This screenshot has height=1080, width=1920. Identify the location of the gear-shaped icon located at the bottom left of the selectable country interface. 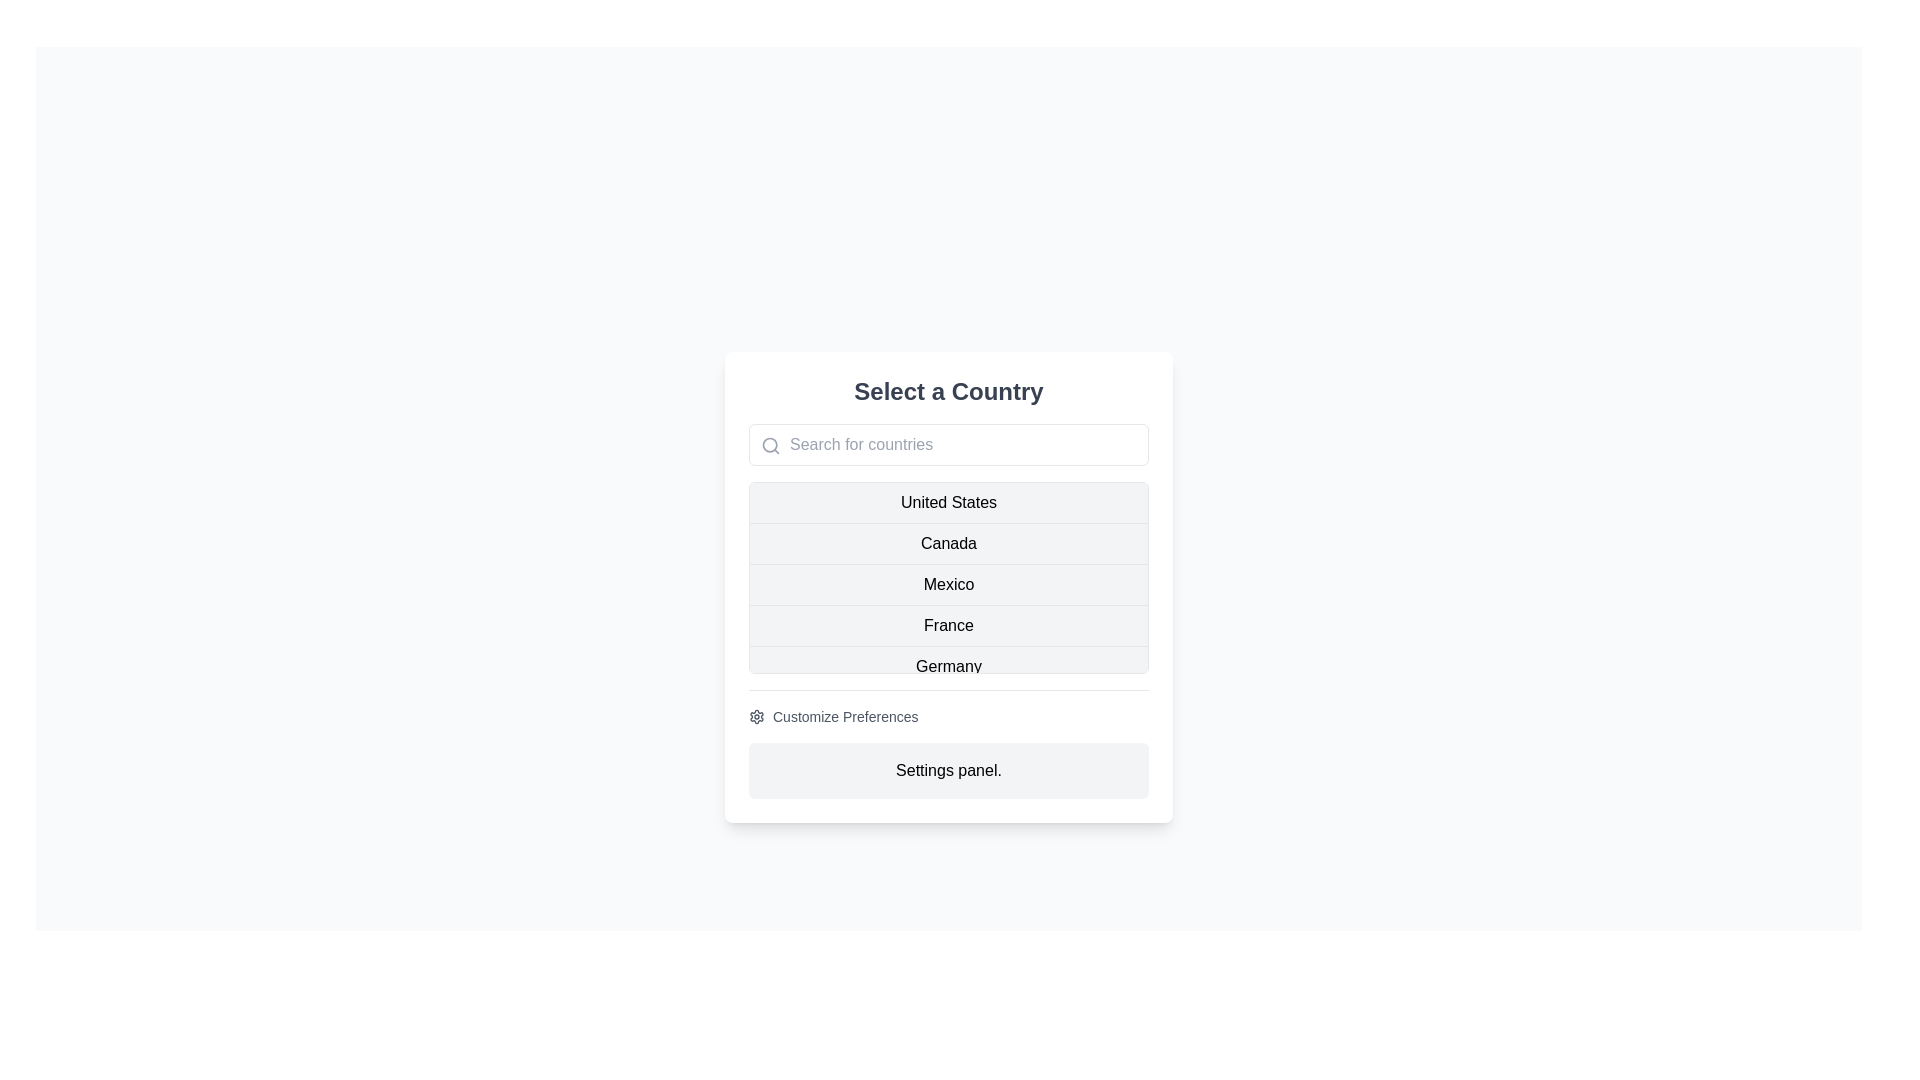
(756, 715).